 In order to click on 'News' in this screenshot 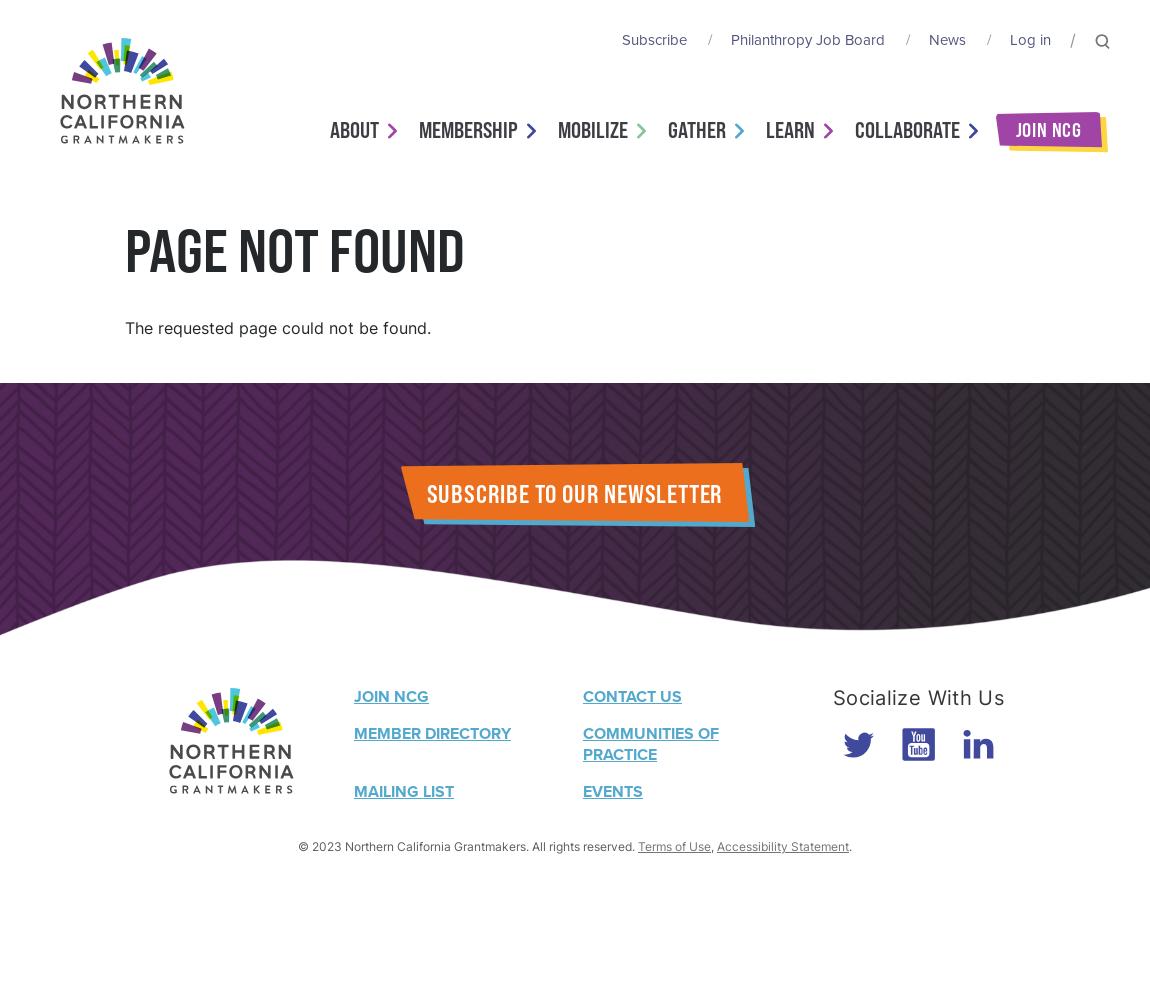, I will do `click(947, 40)`.